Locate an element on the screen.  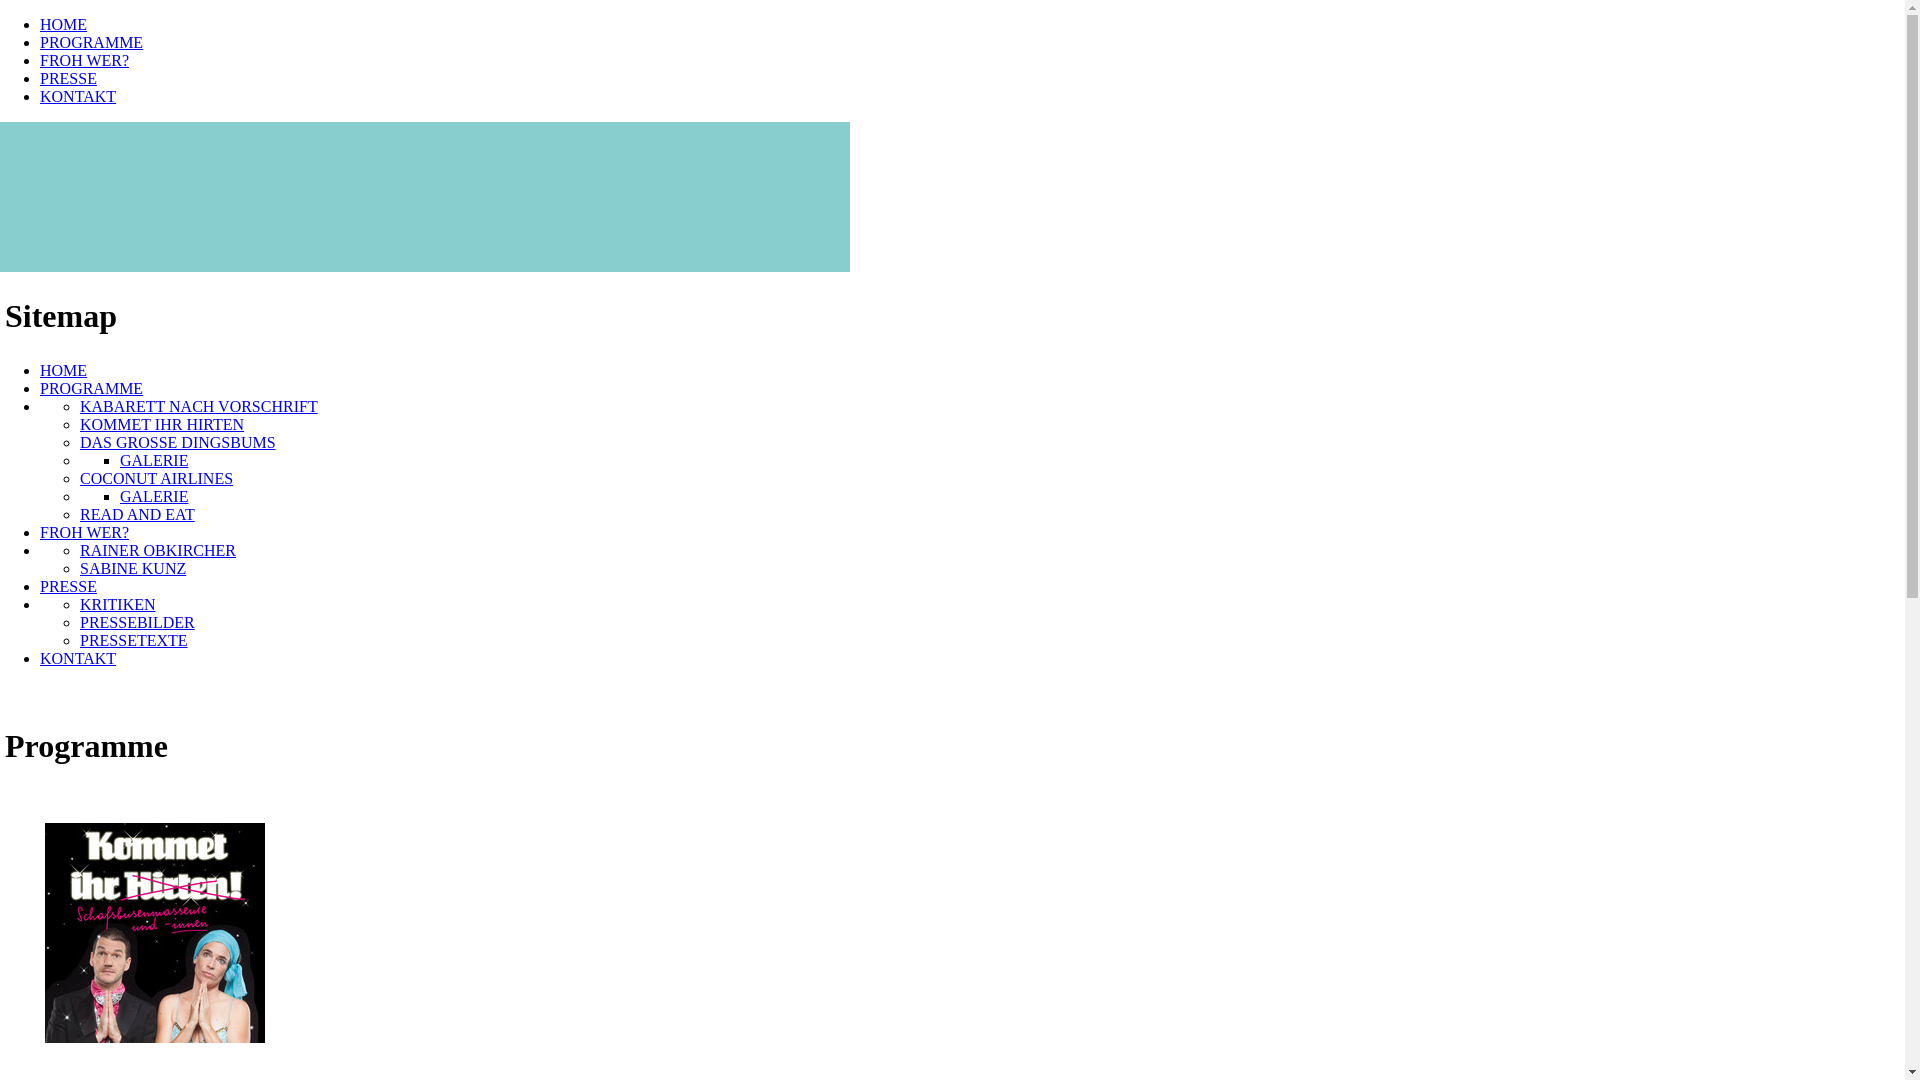
'KONTAKT' is located at coordinates (77, 658).